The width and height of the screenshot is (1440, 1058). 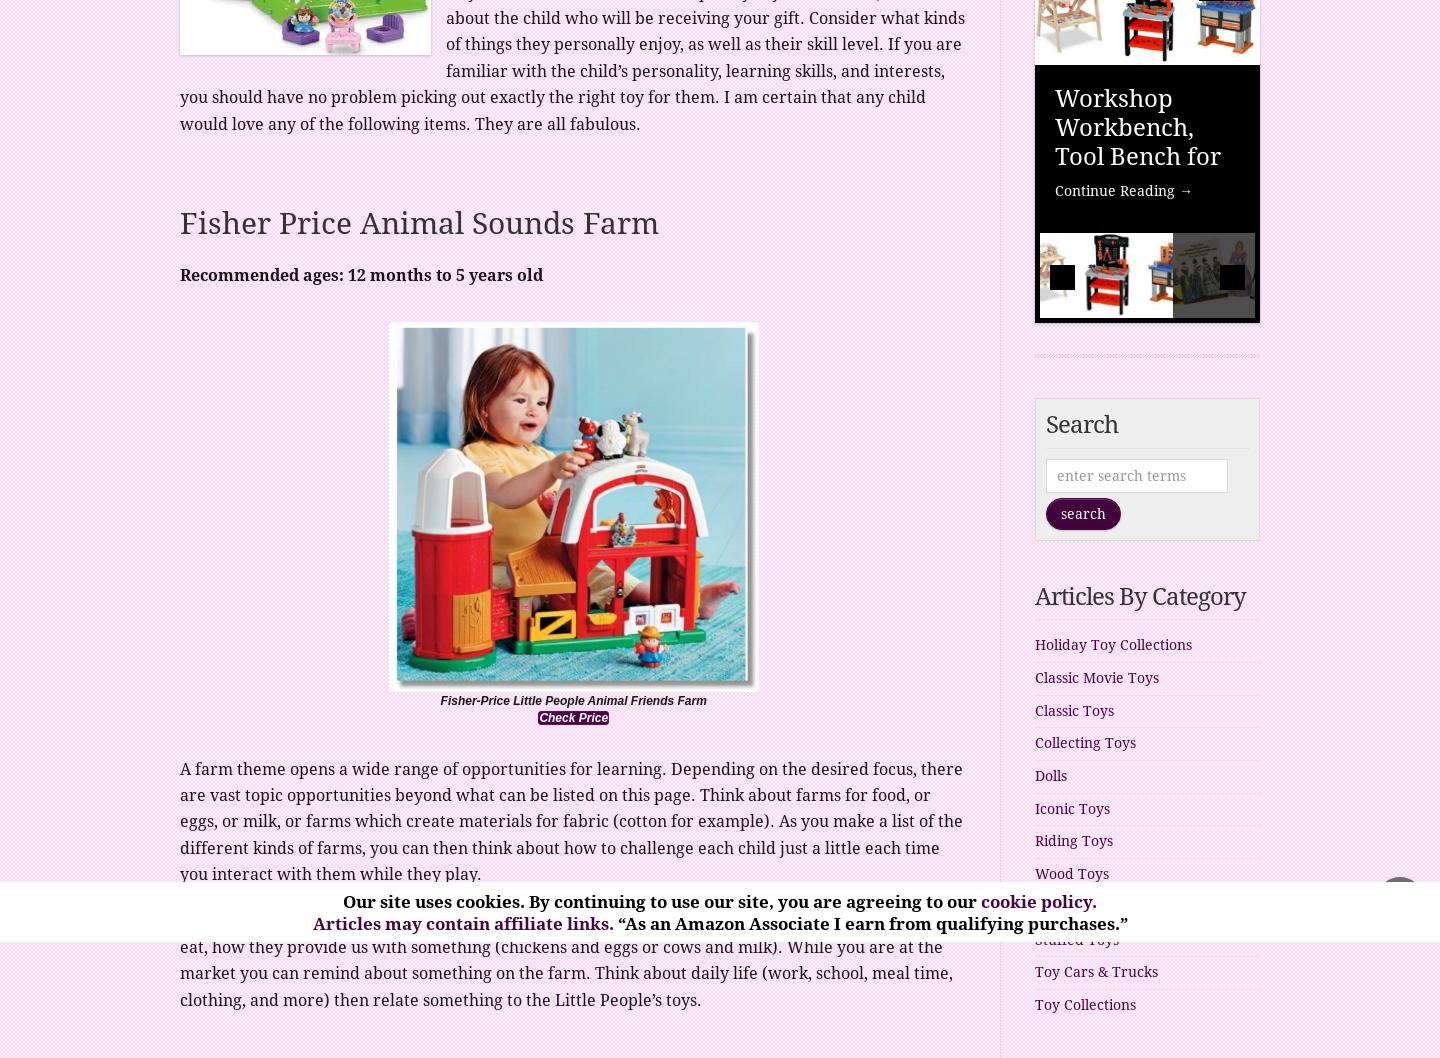 What do you see at coordinates (1137, 140) in the screenshot?
I see `'Workshop Workbench, Tool Bench for Kids'` at bounding box center [1137, 140].